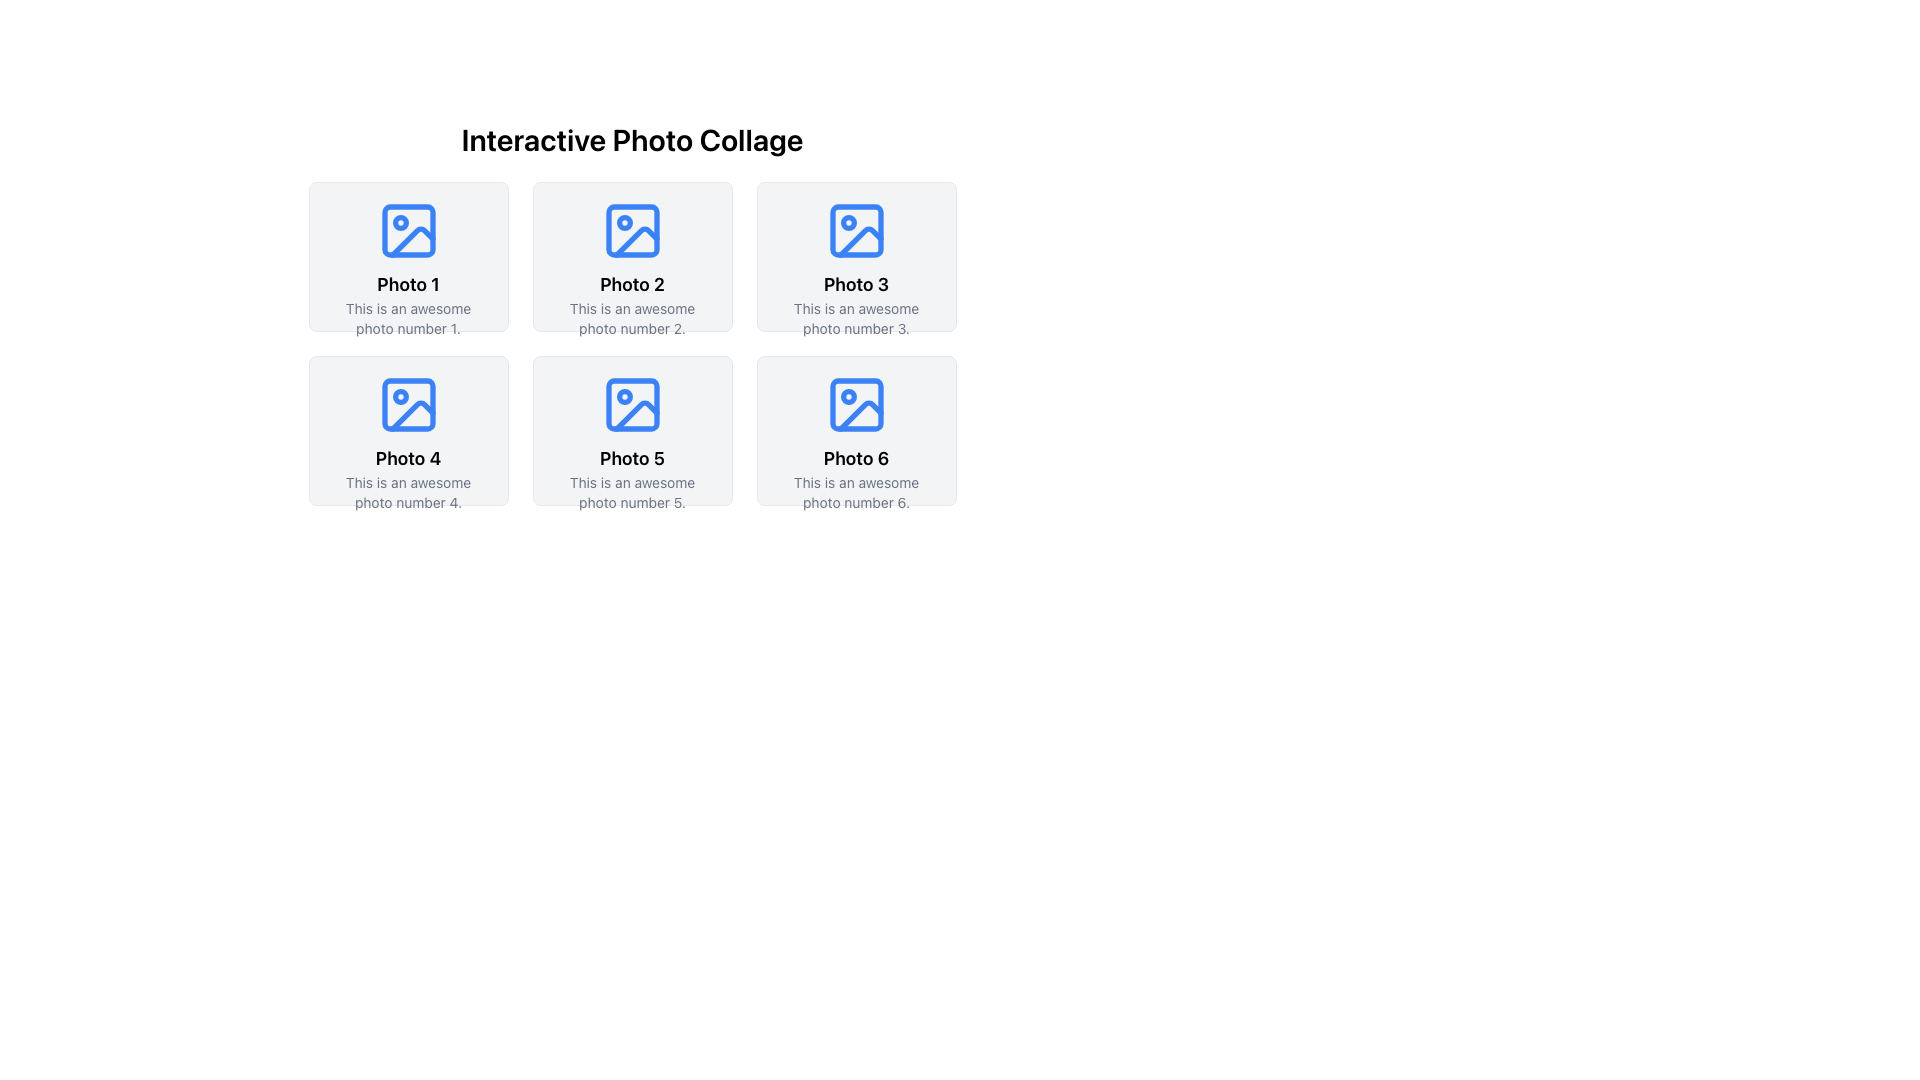 The image size is (1920, 1080). What do you see at coordinates (631, 230) in the screenshot?
I see `the icon featuring a blue outline of a photo frame with a circular detail and a diagonal line, located within the card titled 'Photo 2' in the 'Interactive Photo Collage'` at bounding box center [631, 230].